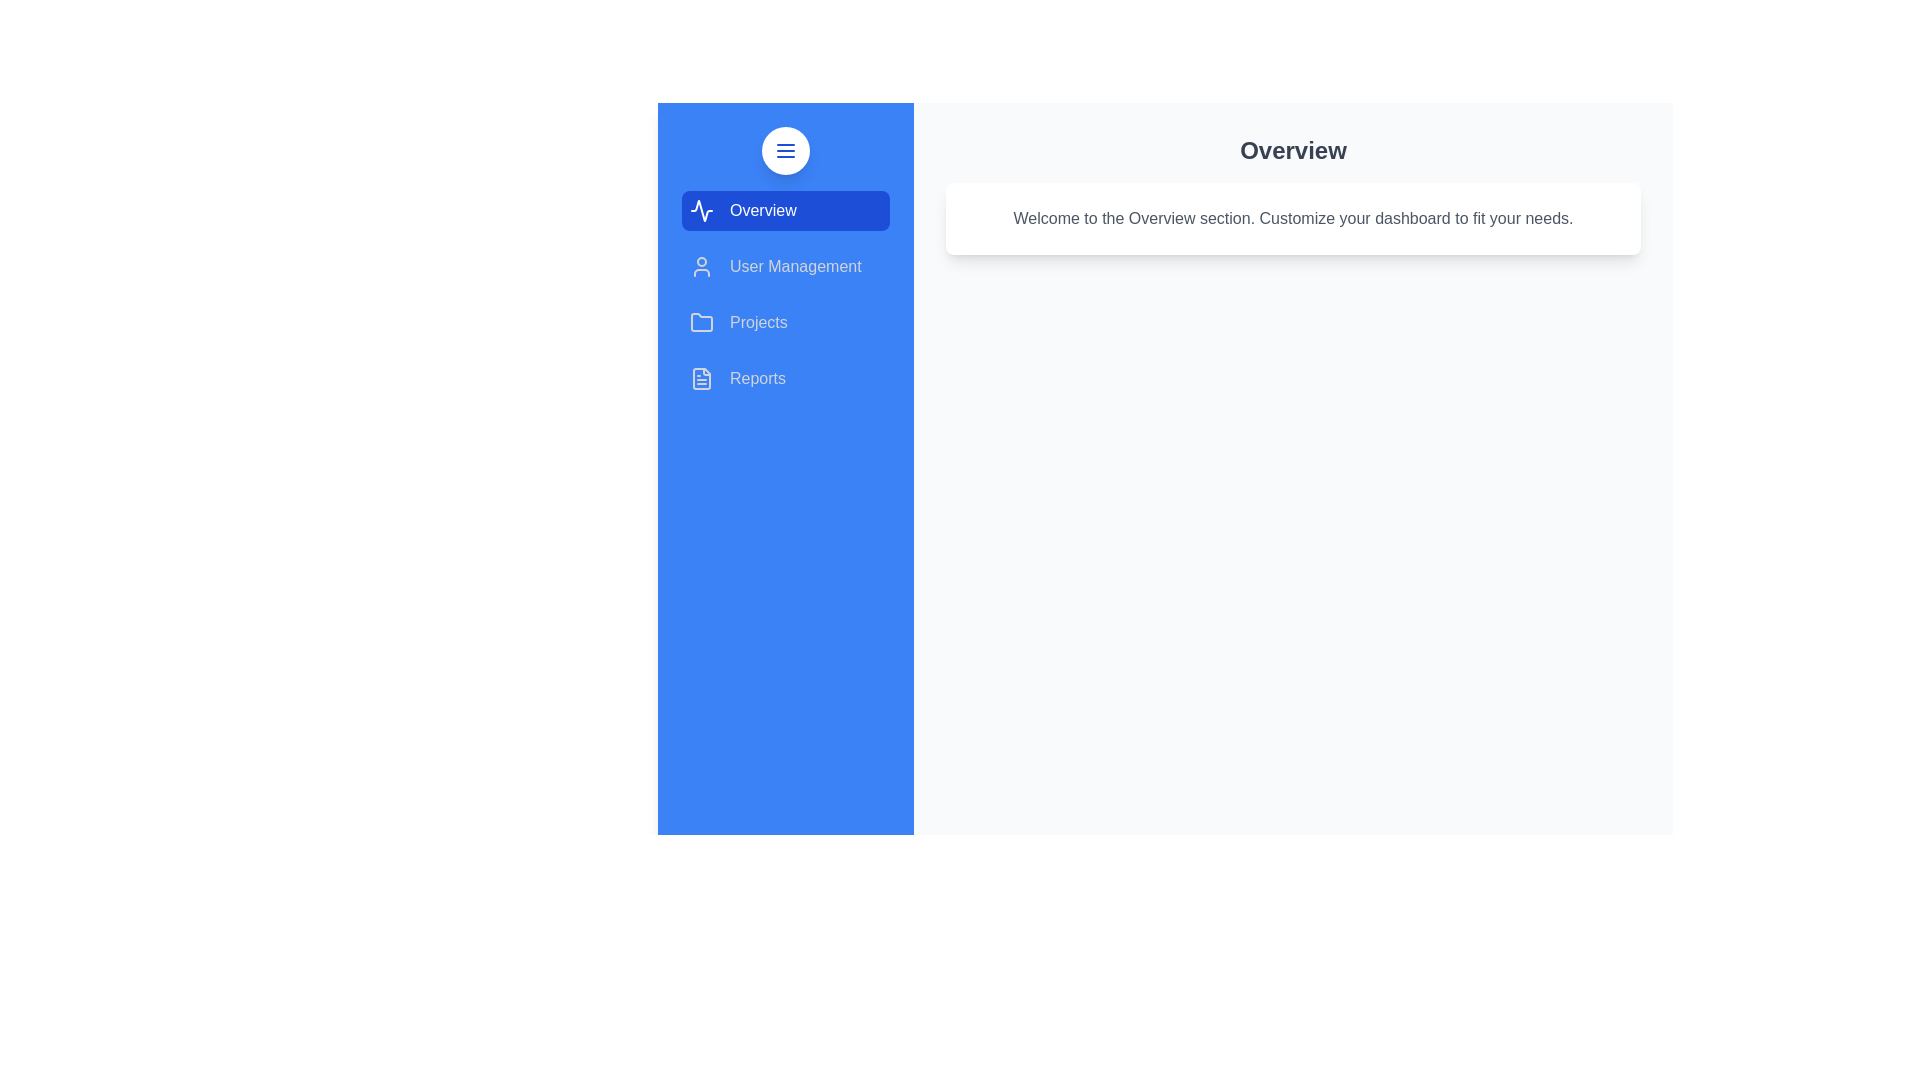  What do you see at coordinates (785, 211) in the screenshot?
I see `the sidebar section Overview` at bounding box center [785, 211].